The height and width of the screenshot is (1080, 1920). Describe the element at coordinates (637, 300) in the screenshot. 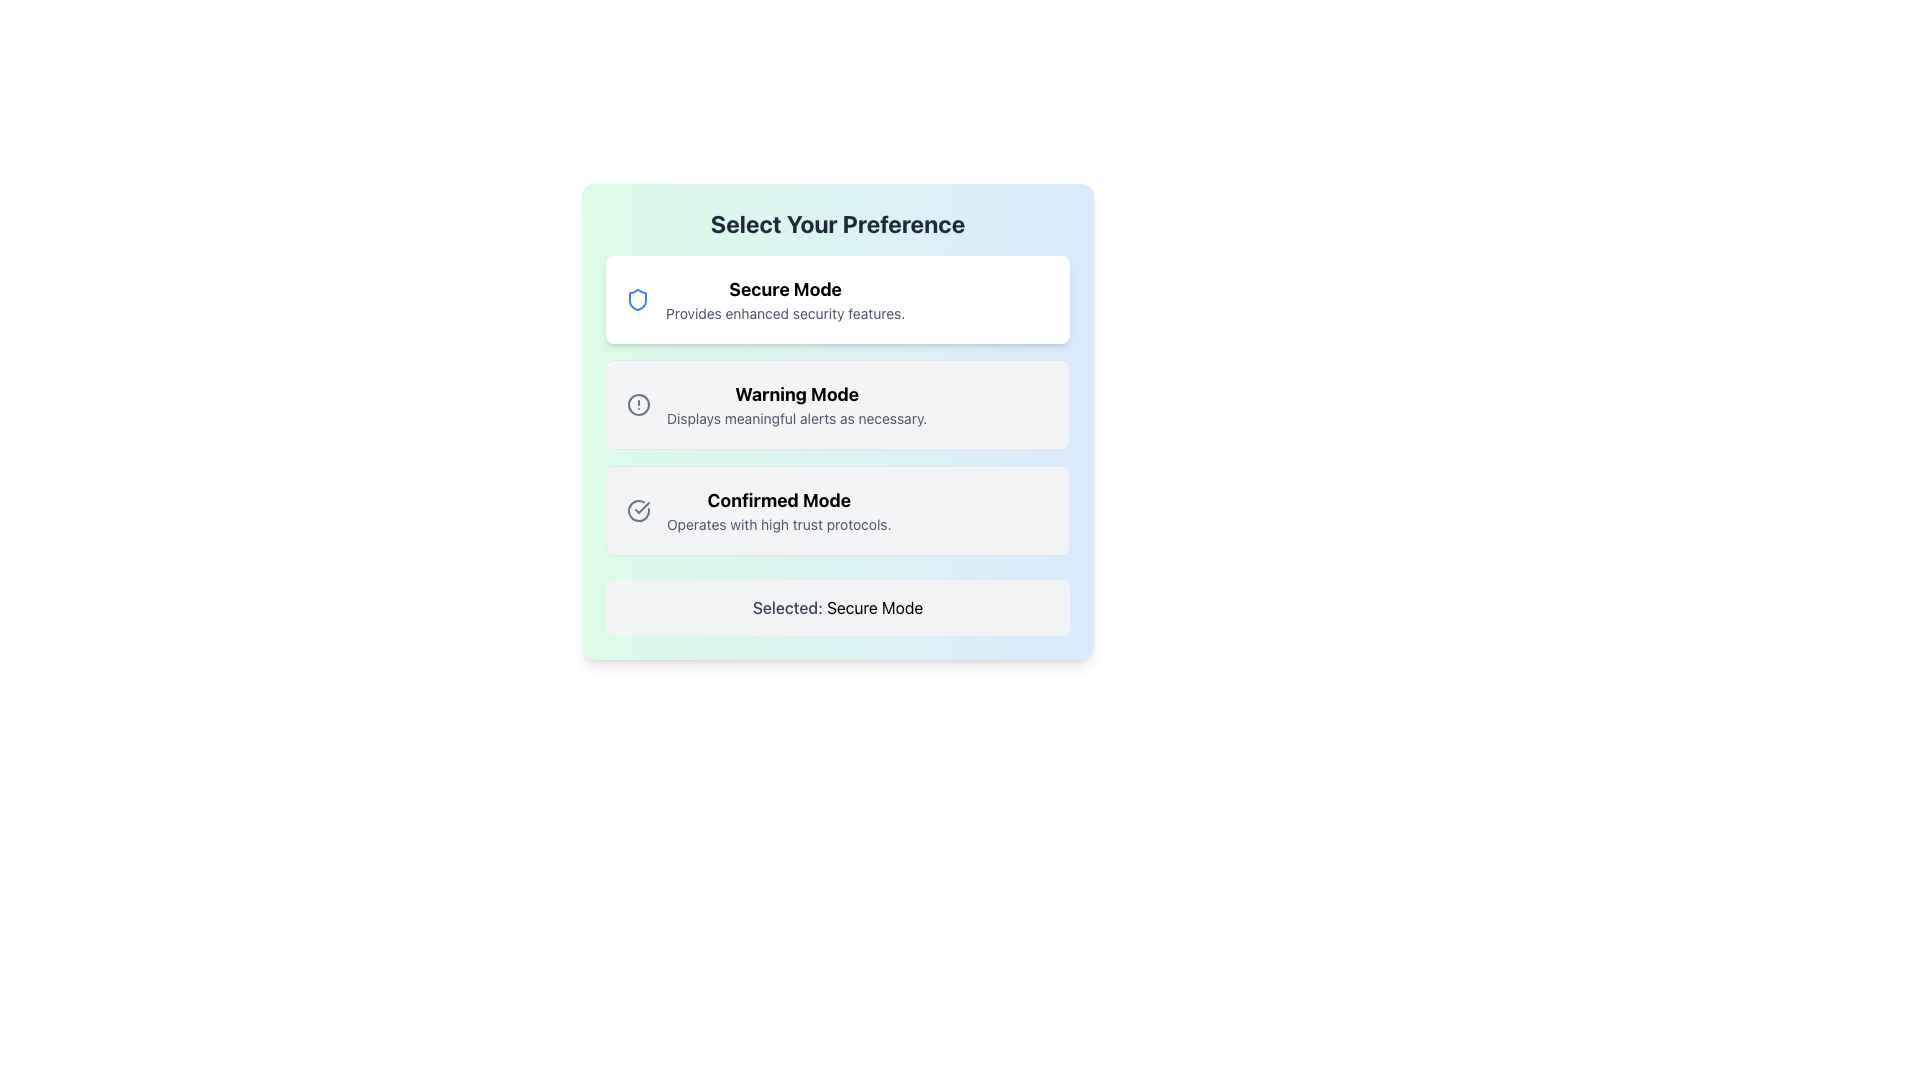

I see `the shield icon located to the left of the 'Secure Mode' text label in the preference selection interface, which visually represents security or protection` at that location.